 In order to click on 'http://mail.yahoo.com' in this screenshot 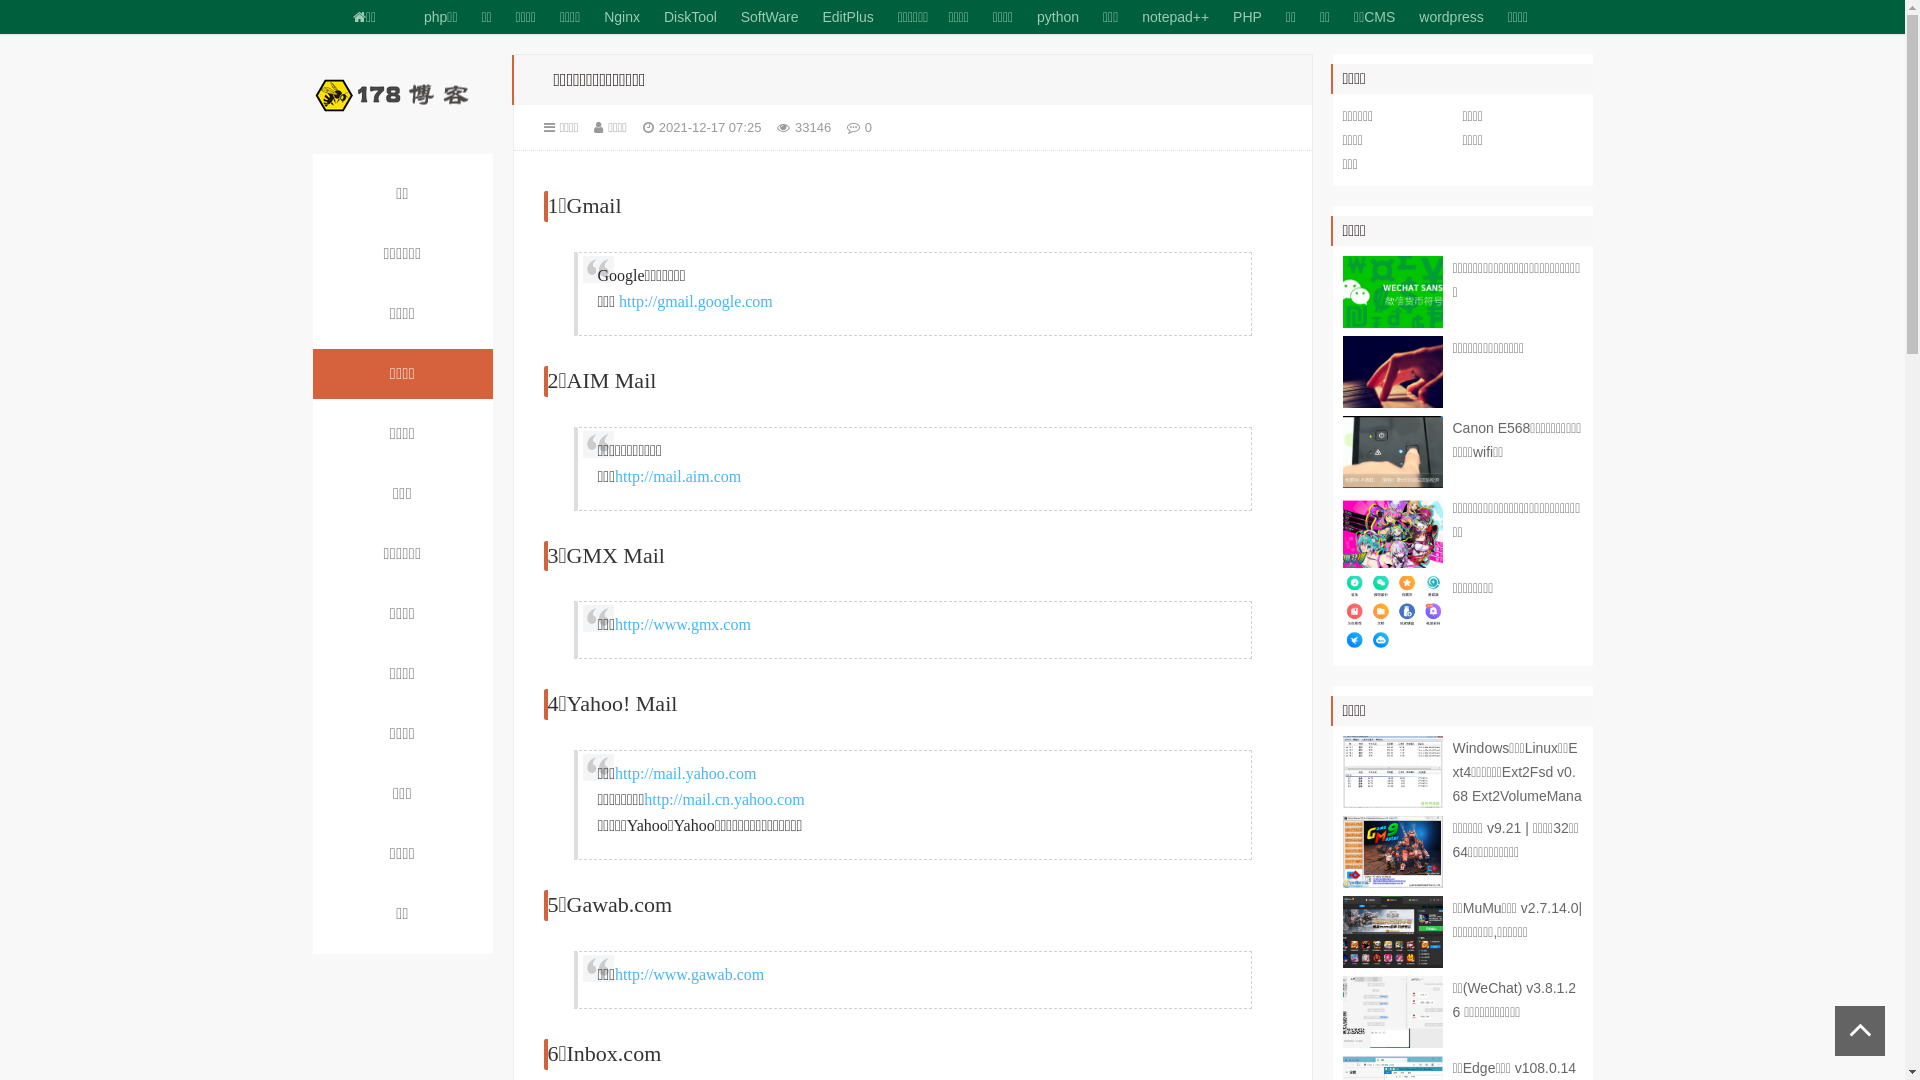, I will do `click(685, 772)`.